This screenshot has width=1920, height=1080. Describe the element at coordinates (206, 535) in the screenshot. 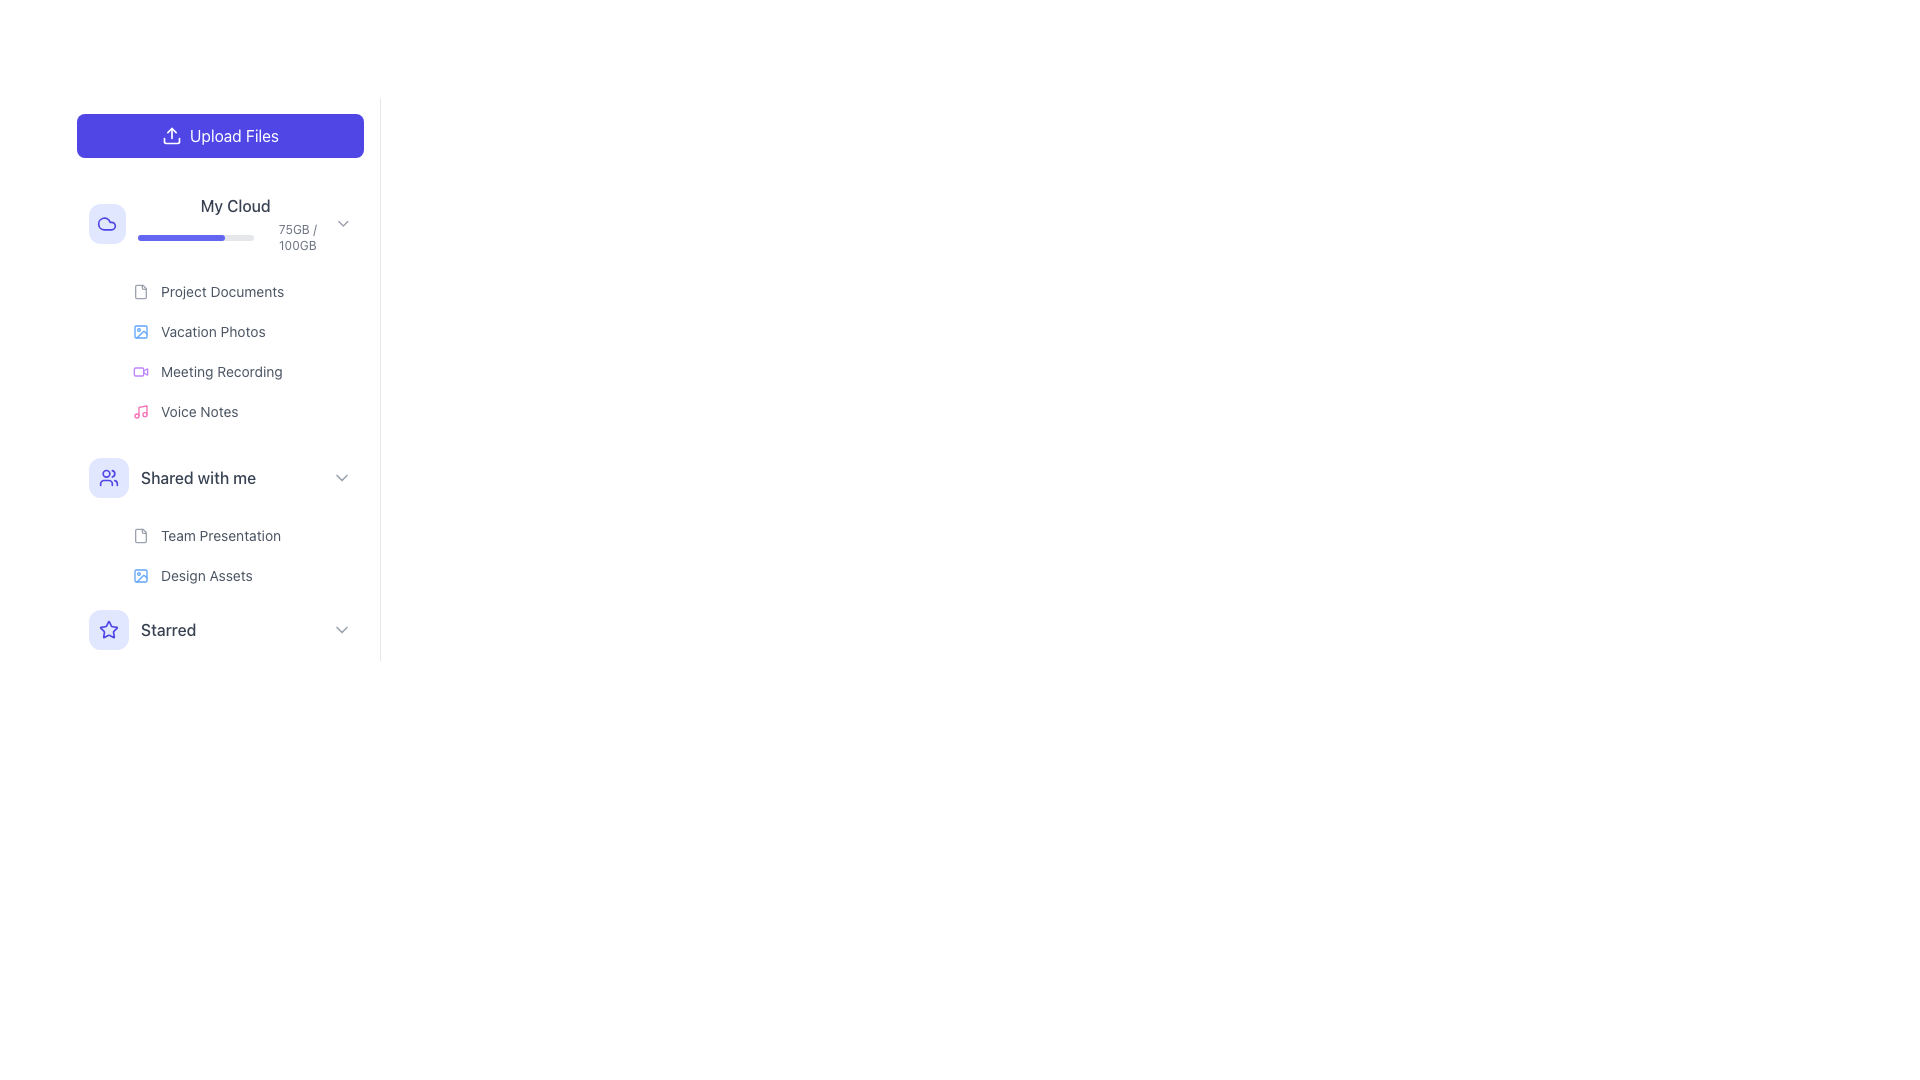

I see `the list item for the shared document named 'Team Presentation' located` at that location.